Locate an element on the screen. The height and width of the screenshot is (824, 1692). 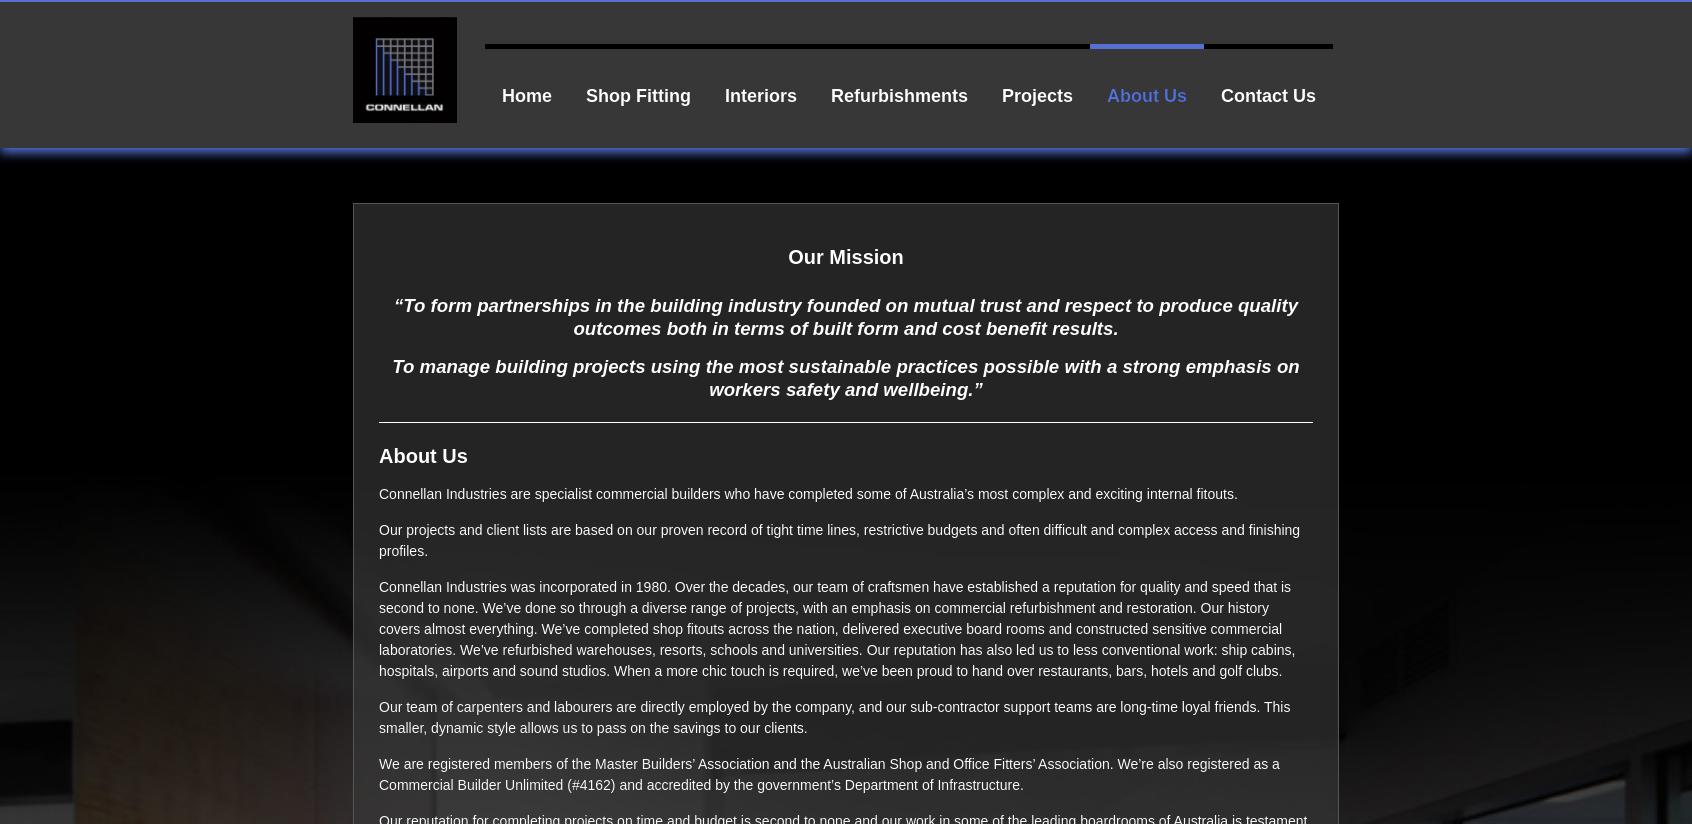
'Connellan Industries was incorporated in 1980. Over the decades, our team of craftsmen have established a reputation for quality and speed that is second to none. We’ve done so through a diverse range of projects, with an emphasis on commercial refurbishment and restoration. Our history covers almost everything. We’ve completed shop fitouts across the nation, delivered executive board rooms and constructed sensitive commercial laboratories. We’ve refurbished warehouses, resorts, schools and universities. Our reputation has also led us to less conventional work: ship cabins, hospitals, airports and sound studios. When a more chic touch is required, we’ve been proud to hand over restaurants, bars, hotels and golf clubs.' is located at coordinates (837, 626).